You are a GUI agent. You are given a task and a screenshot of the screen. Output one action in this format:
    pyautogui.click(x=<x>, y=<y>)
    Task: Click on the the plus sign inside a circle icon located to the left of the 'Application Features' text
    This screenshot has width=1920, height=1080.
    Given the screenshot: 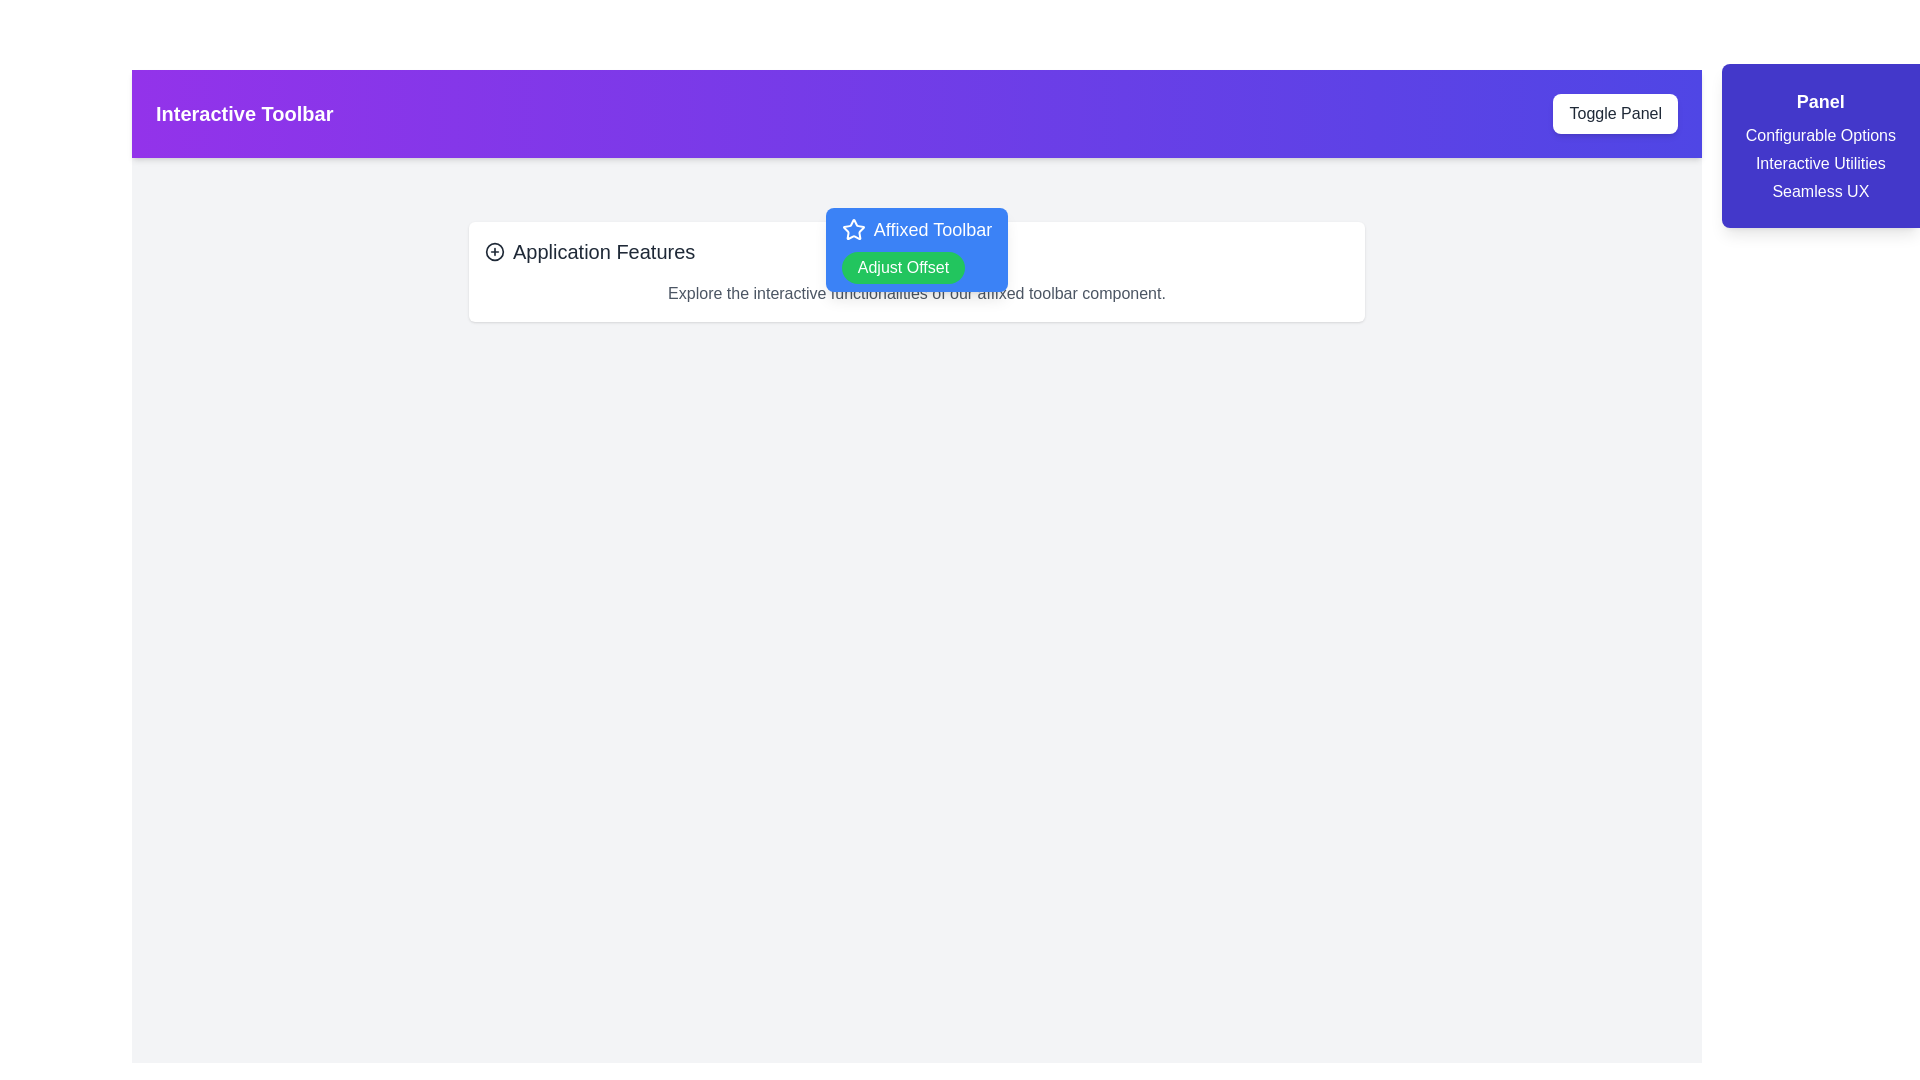 What is the action you would take?
    pyautogui.click(x=494, y=250)
    